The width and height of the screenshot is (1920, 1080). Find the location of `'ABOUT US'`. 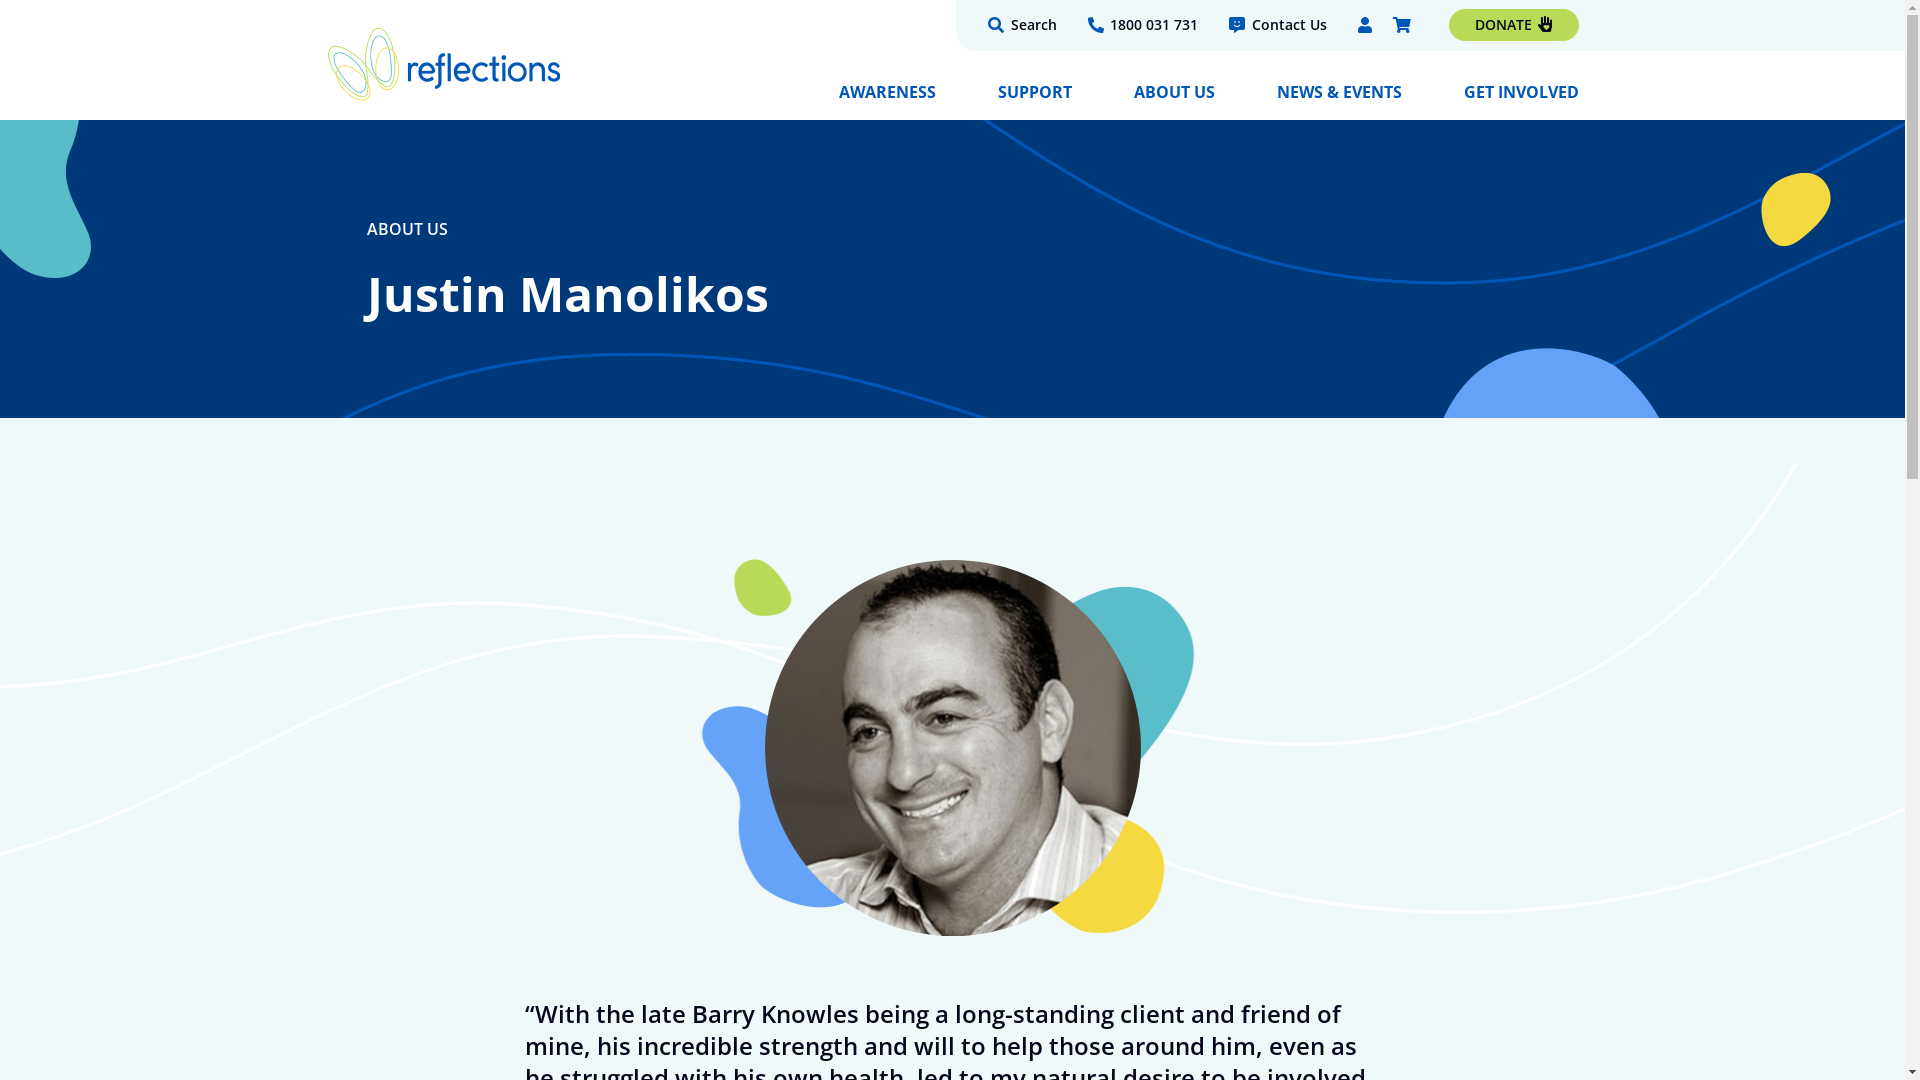

'ABOUT US' is located at coordinates (1174, 100).